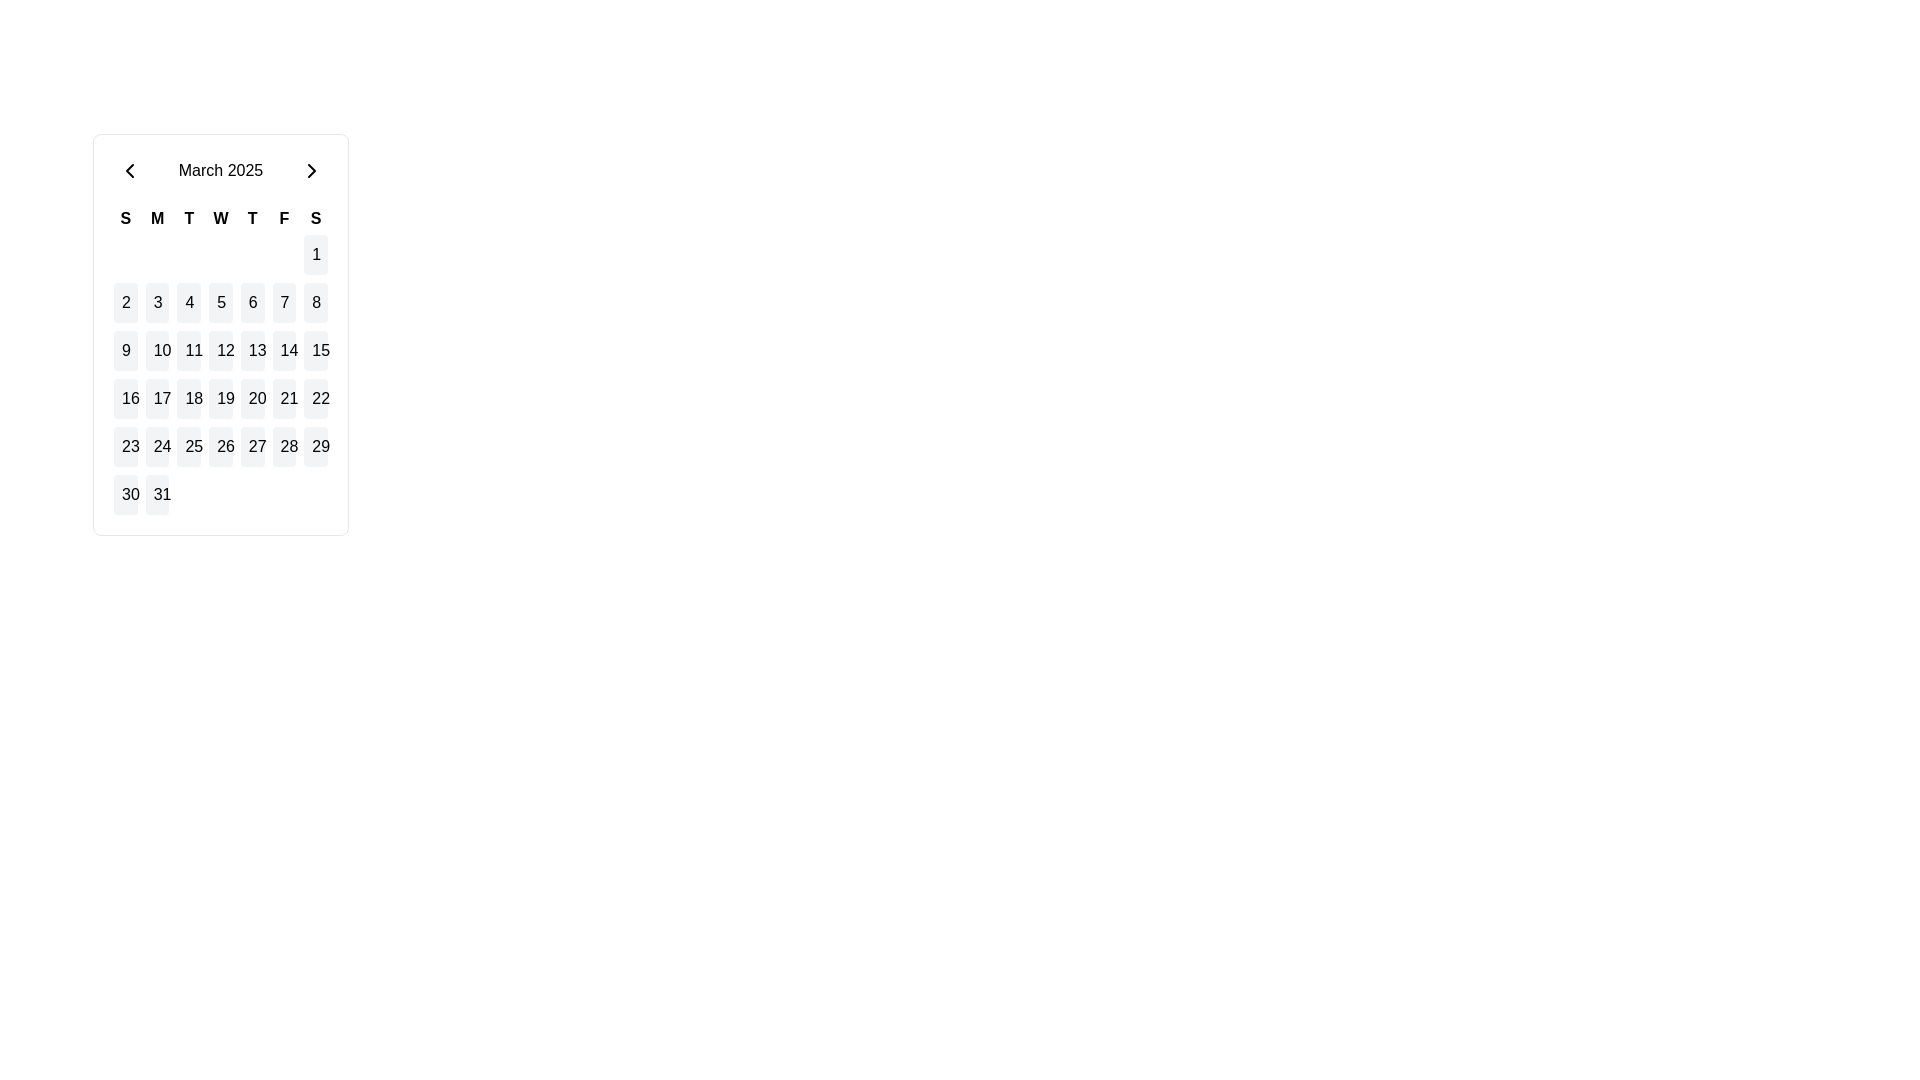 This screenshot has width=1920, height=1080. Describe the element at coordinates (311, 169) in the screenshot. I see `the forward navigation button in the calendar interface` at that location.